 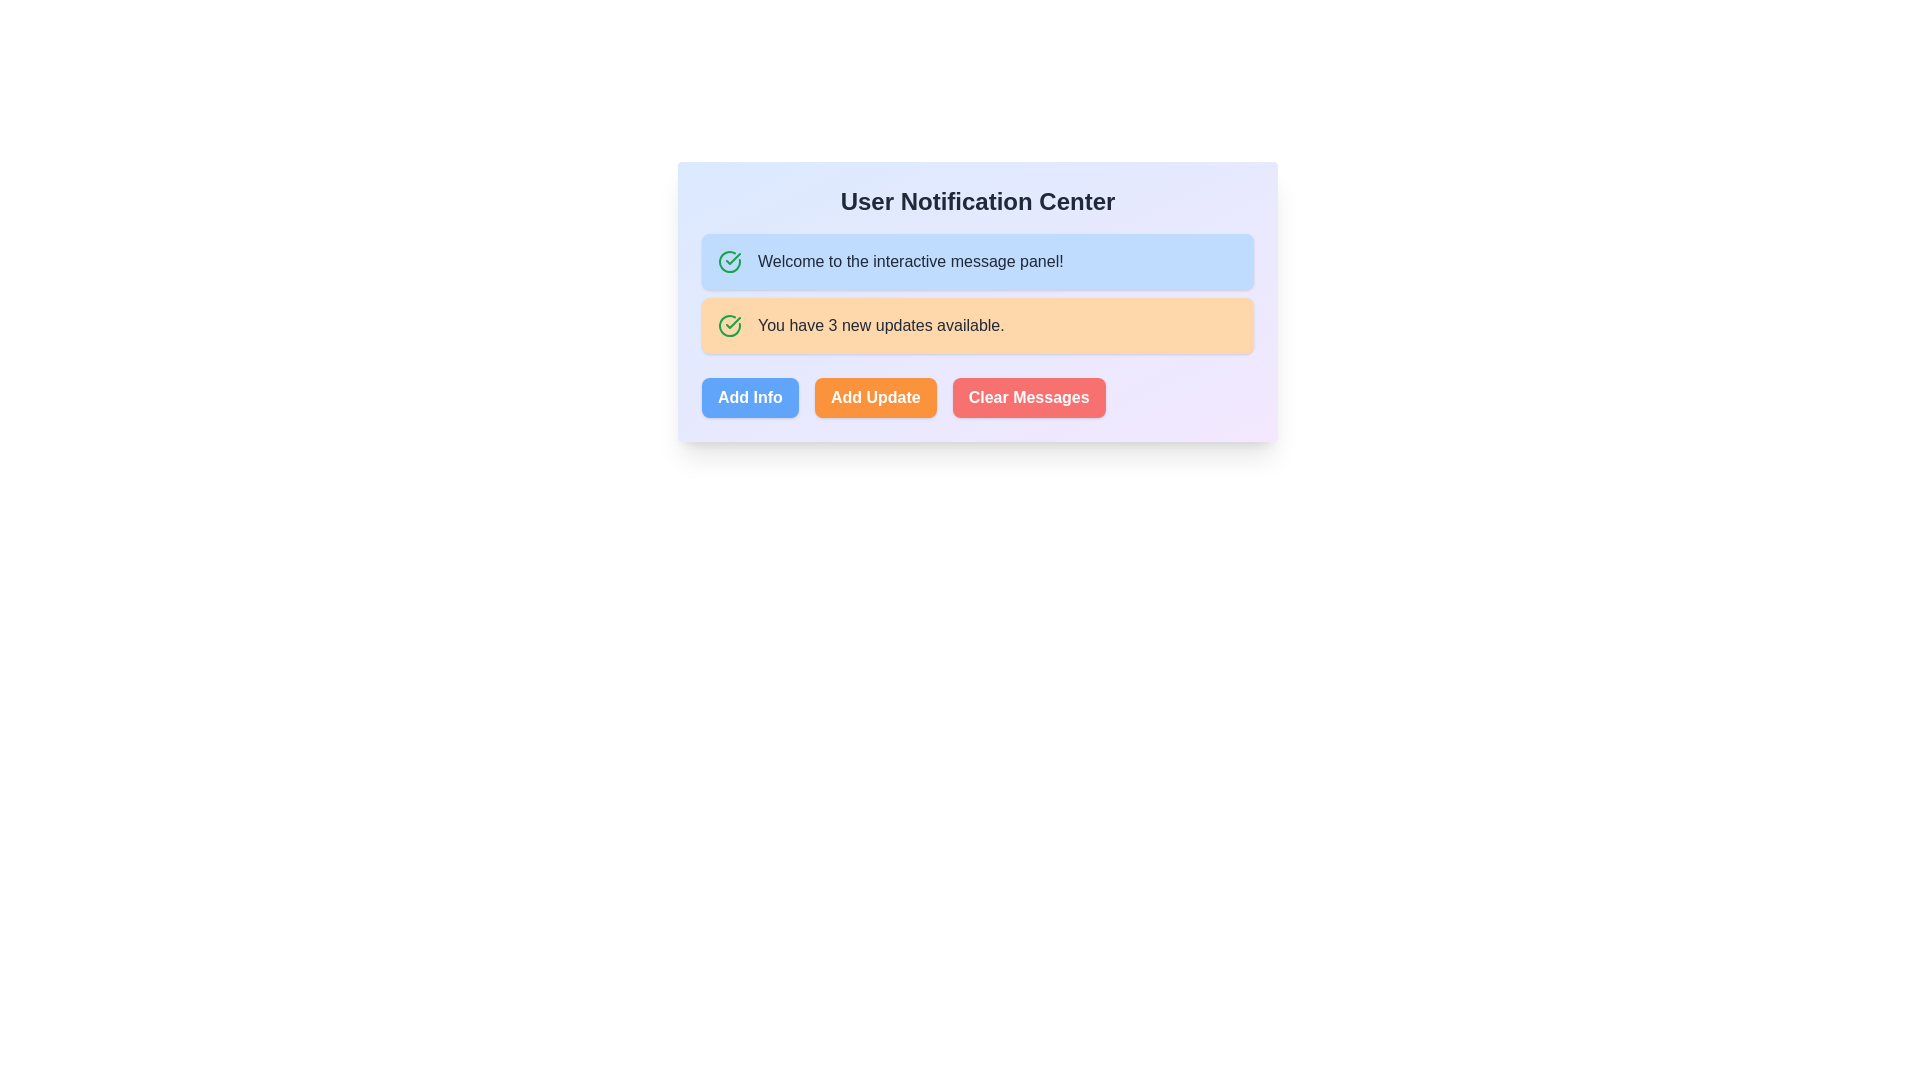 What do you see at coordinates (1028, 397) in the screenshot?
I see `the 'Clear Messages' button` at bounding box center [1028, 397].